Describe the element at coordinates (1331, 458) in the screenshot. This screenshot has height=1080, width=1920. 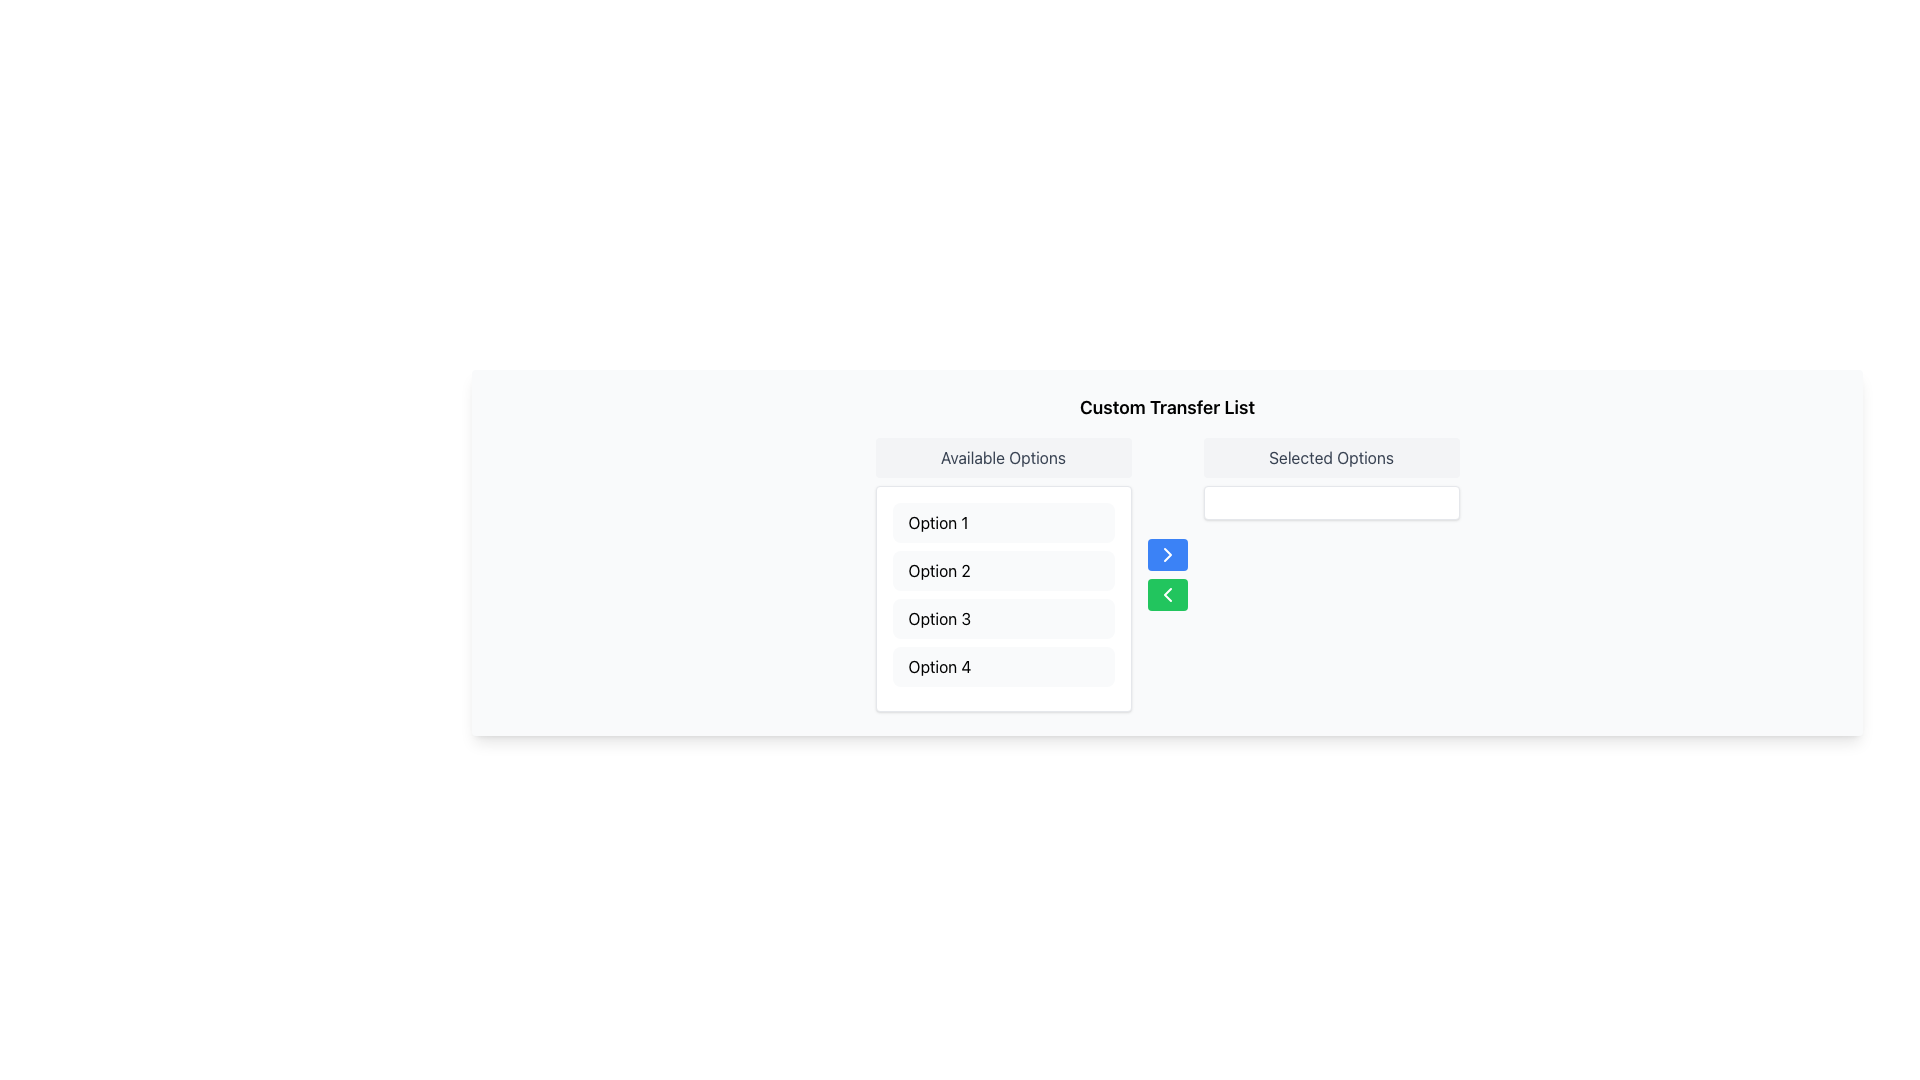
I see `the 'Selected Options' text label located in the upper part of the right section of the interface` at that location.